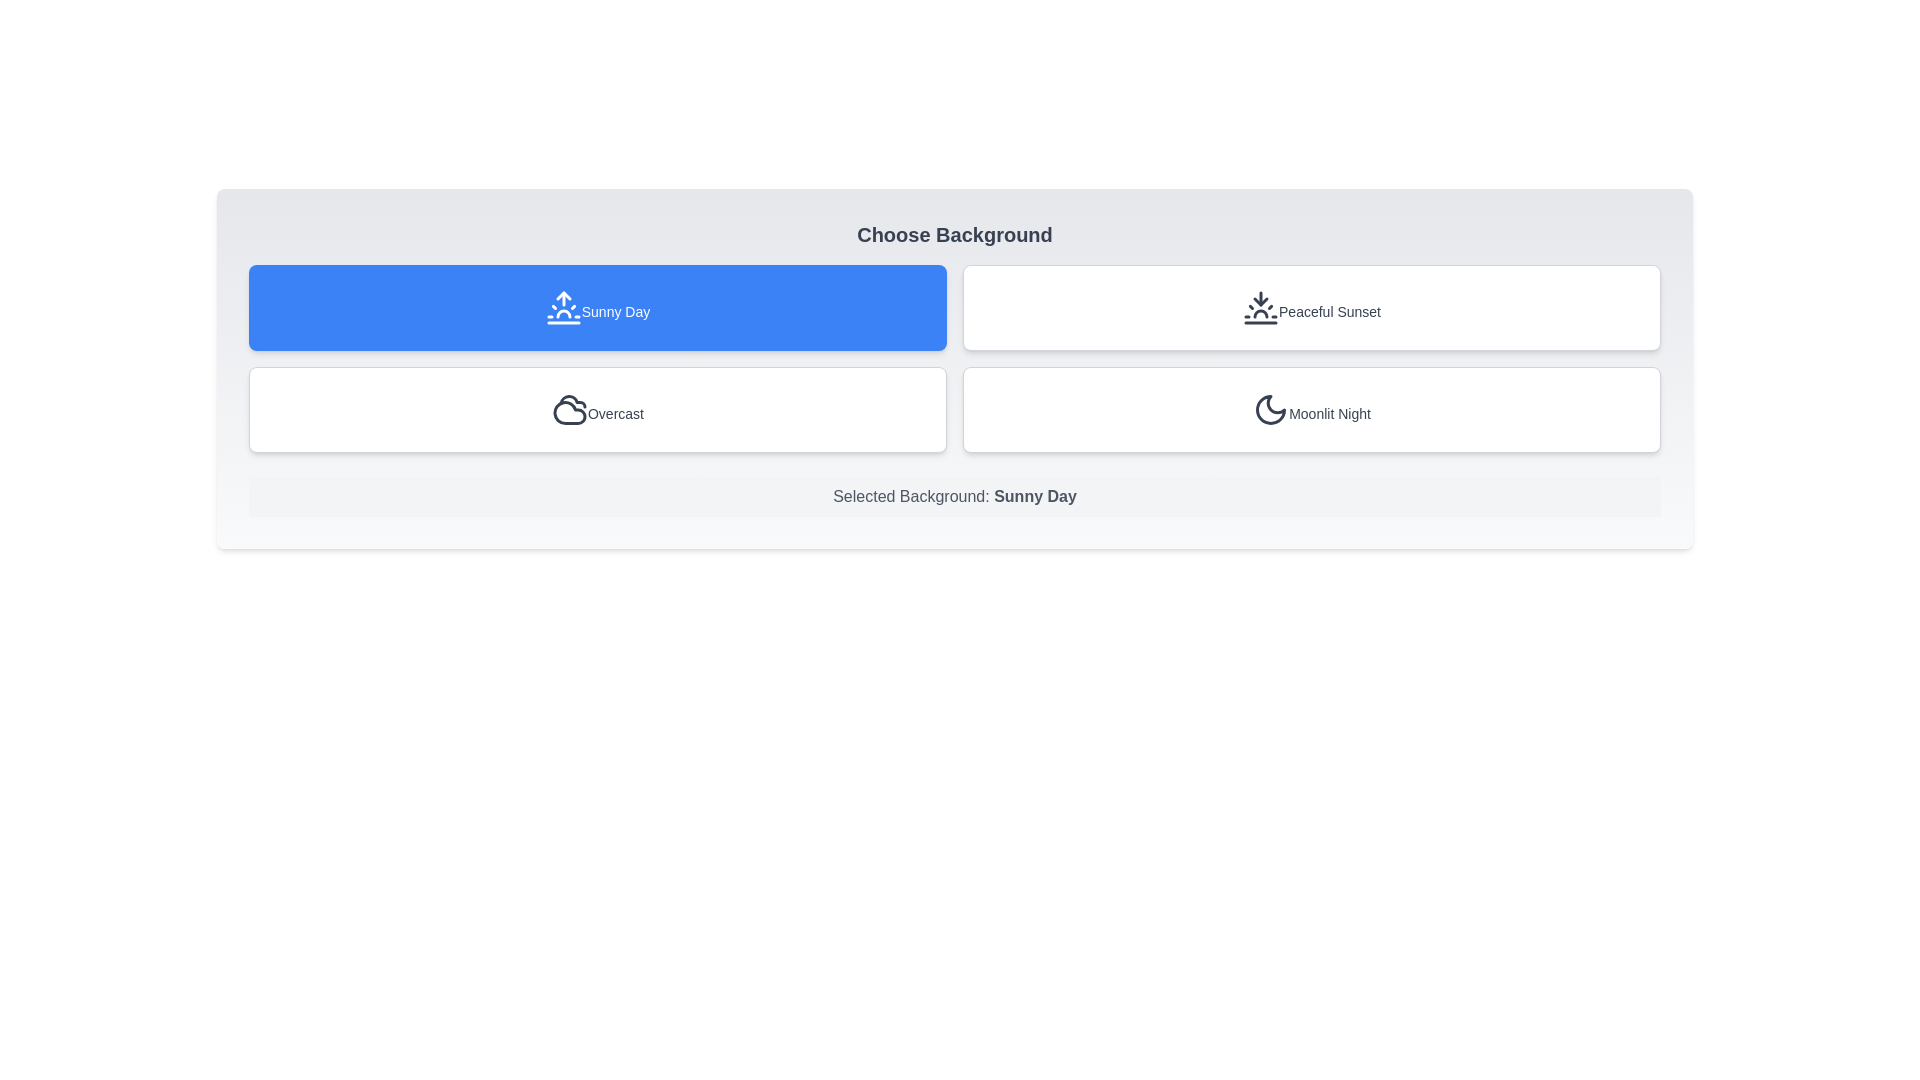  Describe the element at coordinates (1311, 408) in the screenshot. I see `the background Moonlit Night by clicking its corresponding button` at that location.